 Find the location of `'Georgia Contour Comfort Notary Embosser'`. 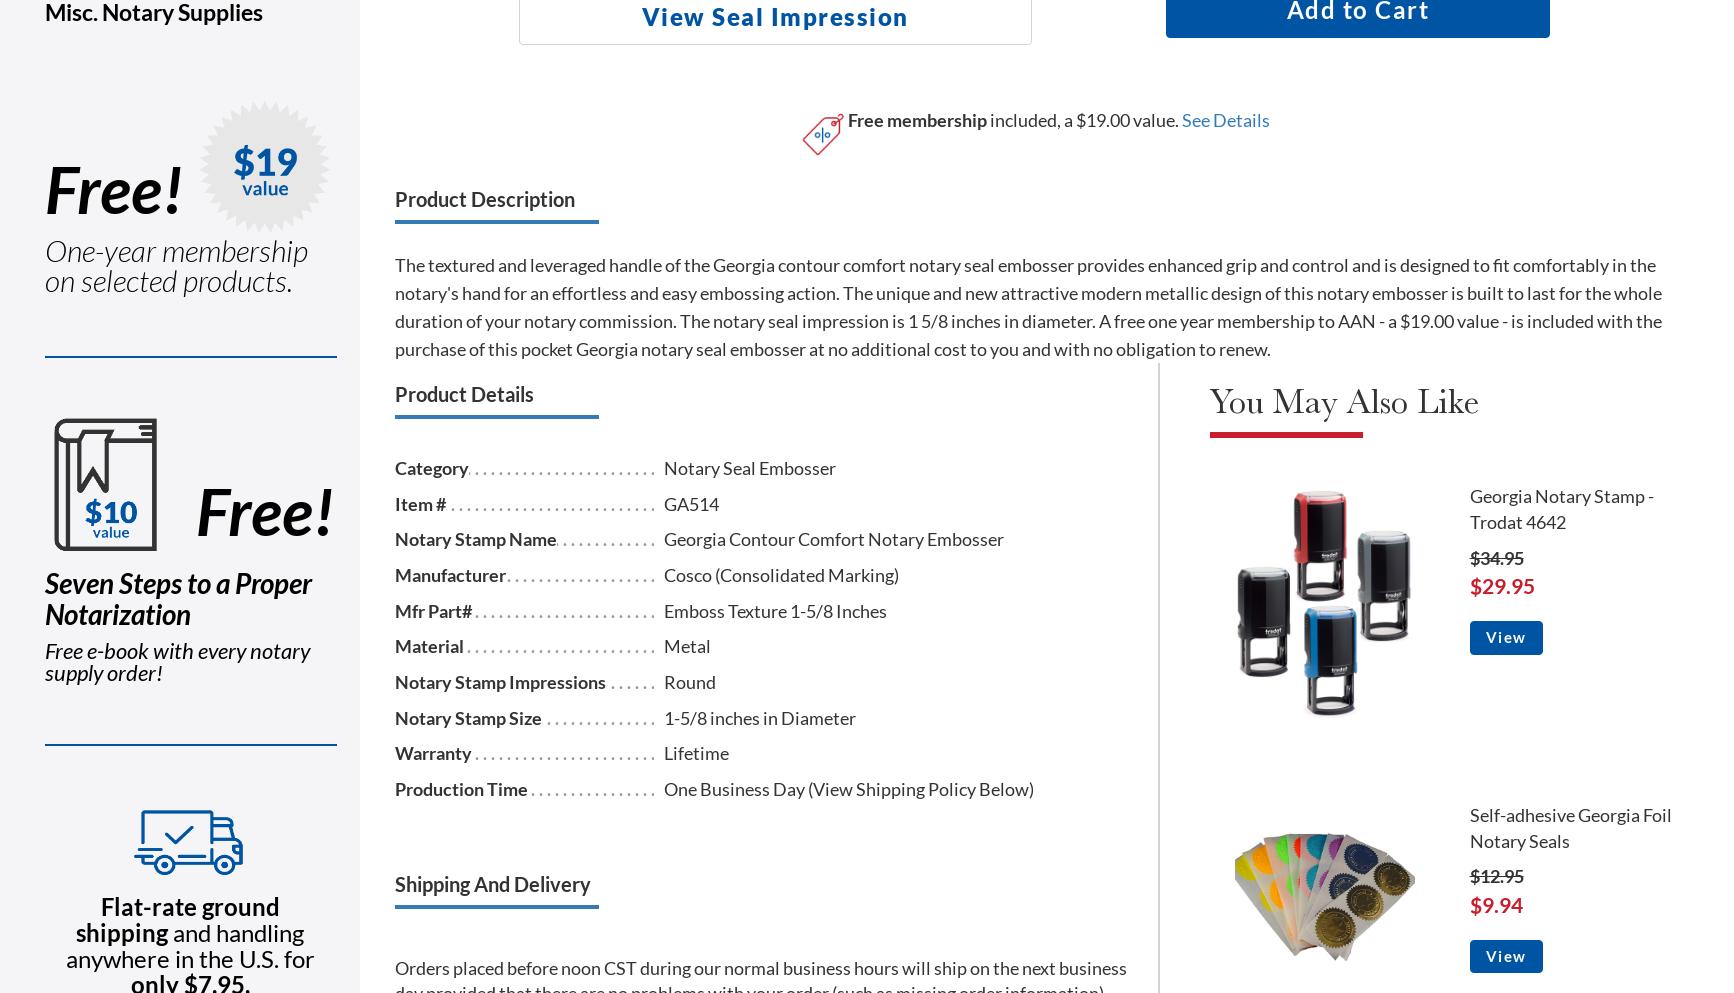

'Georgia Contour Comfort Notary Embosser' is located at coordinates (833, 538).